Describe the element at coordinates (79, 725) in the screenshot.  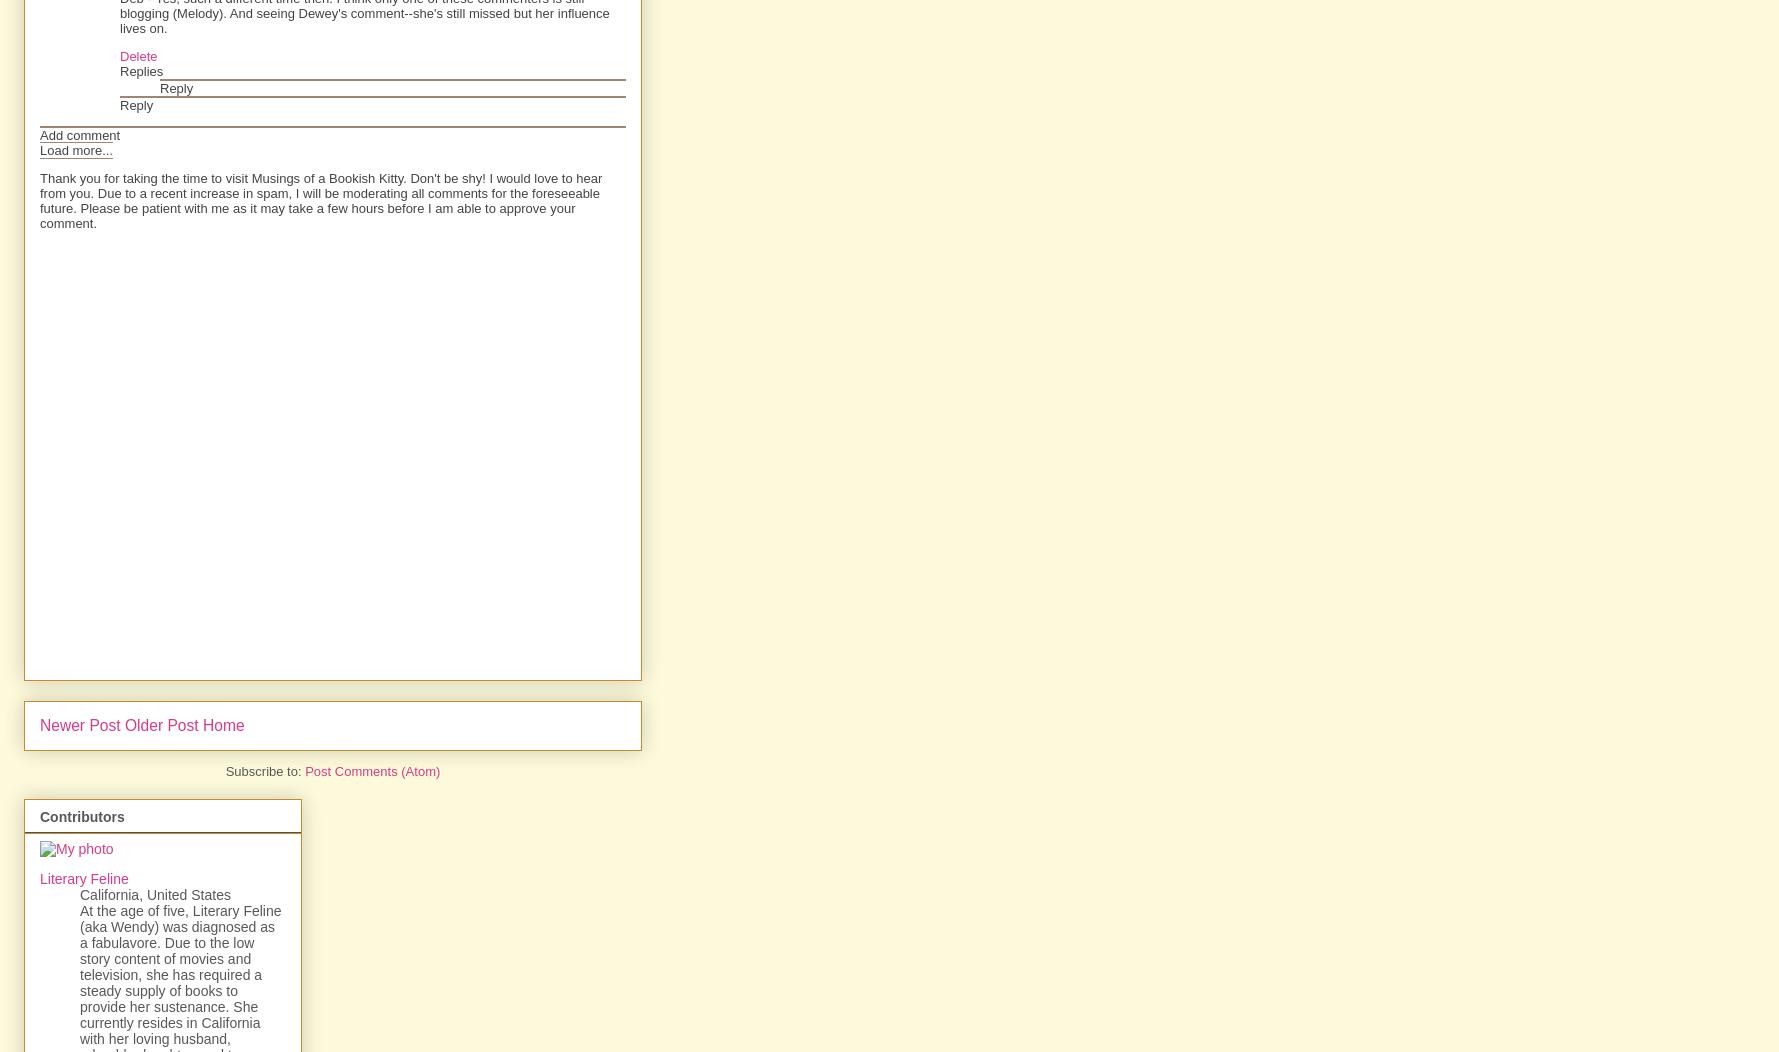
I see `'Newer Post'` at that location.